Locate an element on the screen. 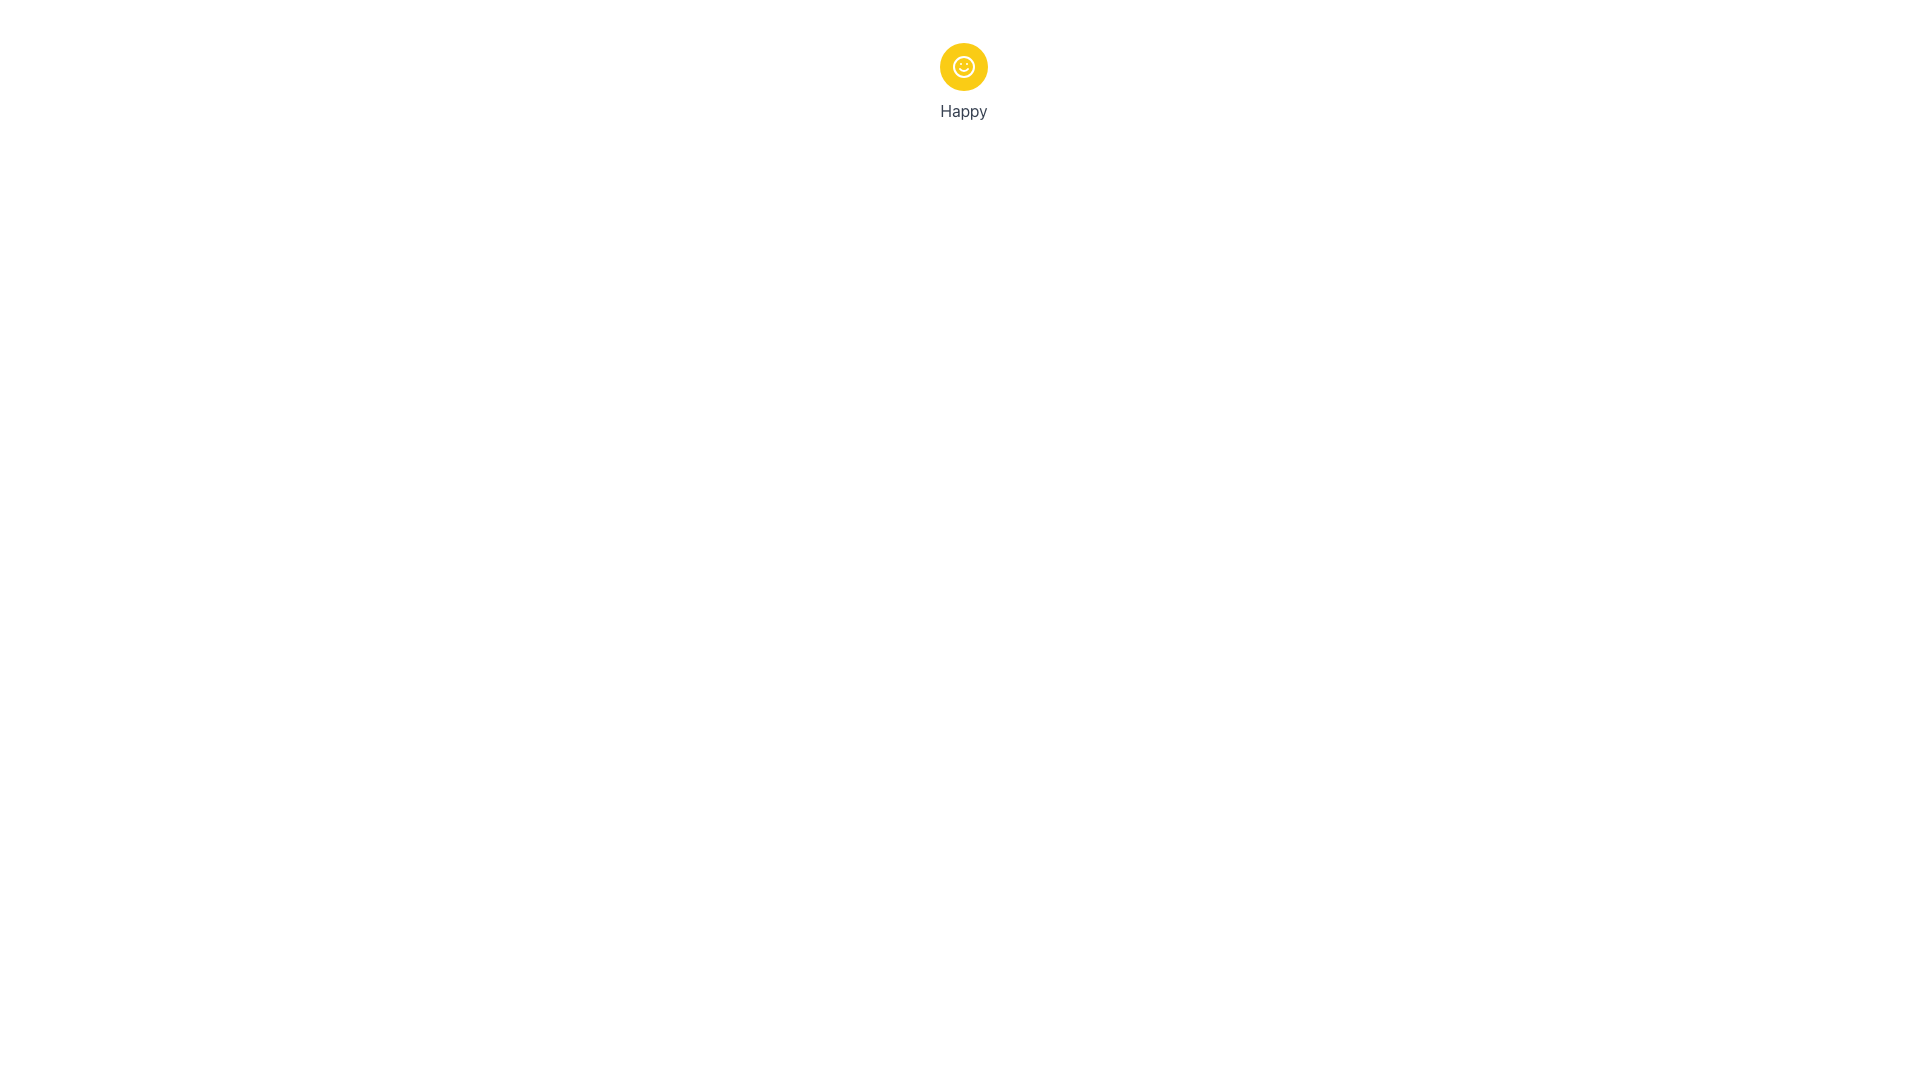 Image resolution: width=1920 pixels, height=1080 pixels. the 'Happy' icon button with a yellow background is located at coordinates (964, 65).